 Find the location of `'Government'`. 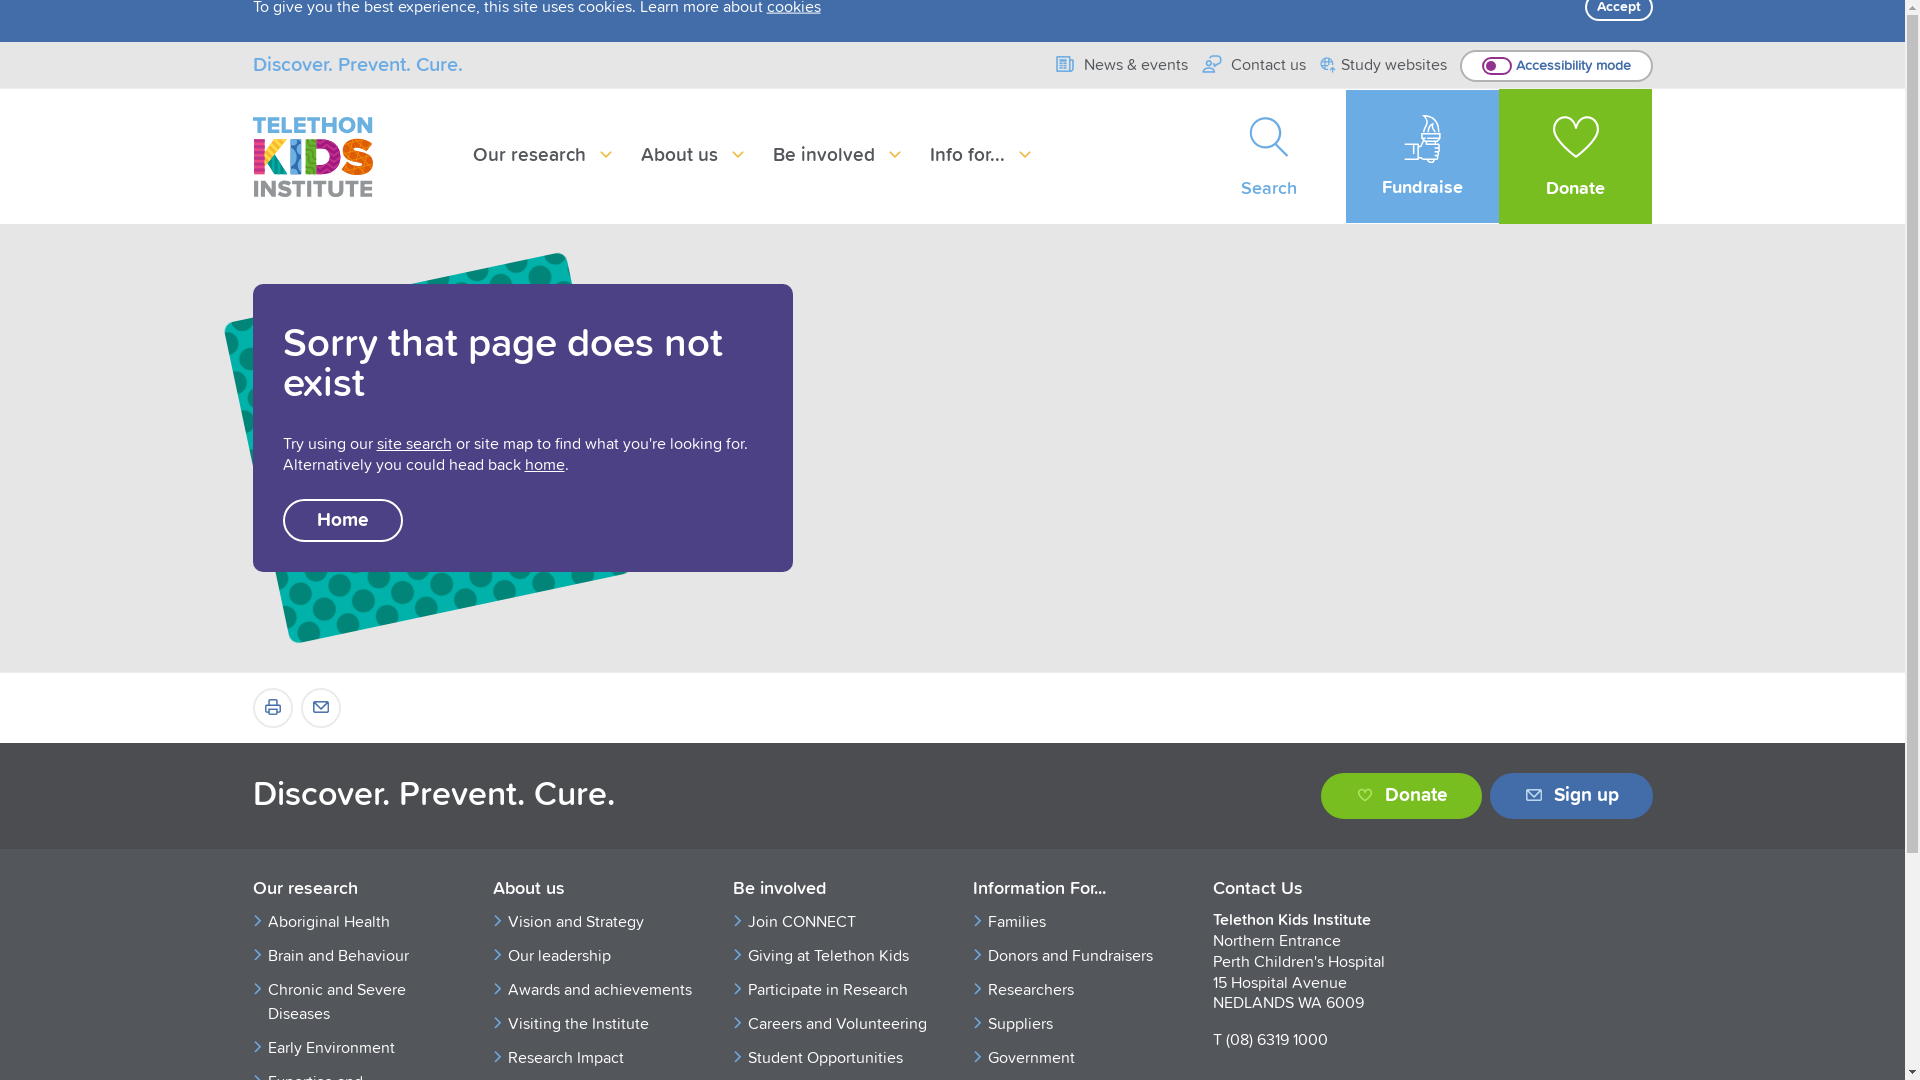

'Government' is located at coordinates (988, 1056).